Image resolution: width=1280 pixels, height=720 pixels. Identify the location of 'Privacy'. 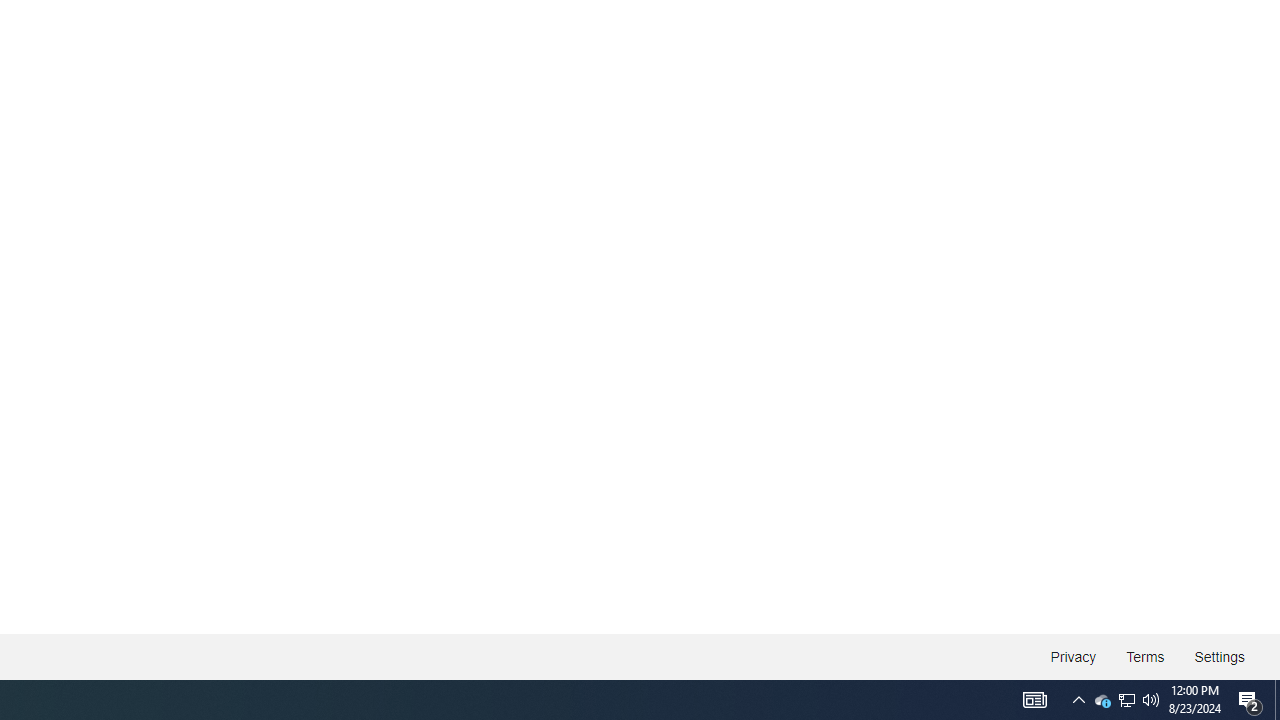
(1072, 657).